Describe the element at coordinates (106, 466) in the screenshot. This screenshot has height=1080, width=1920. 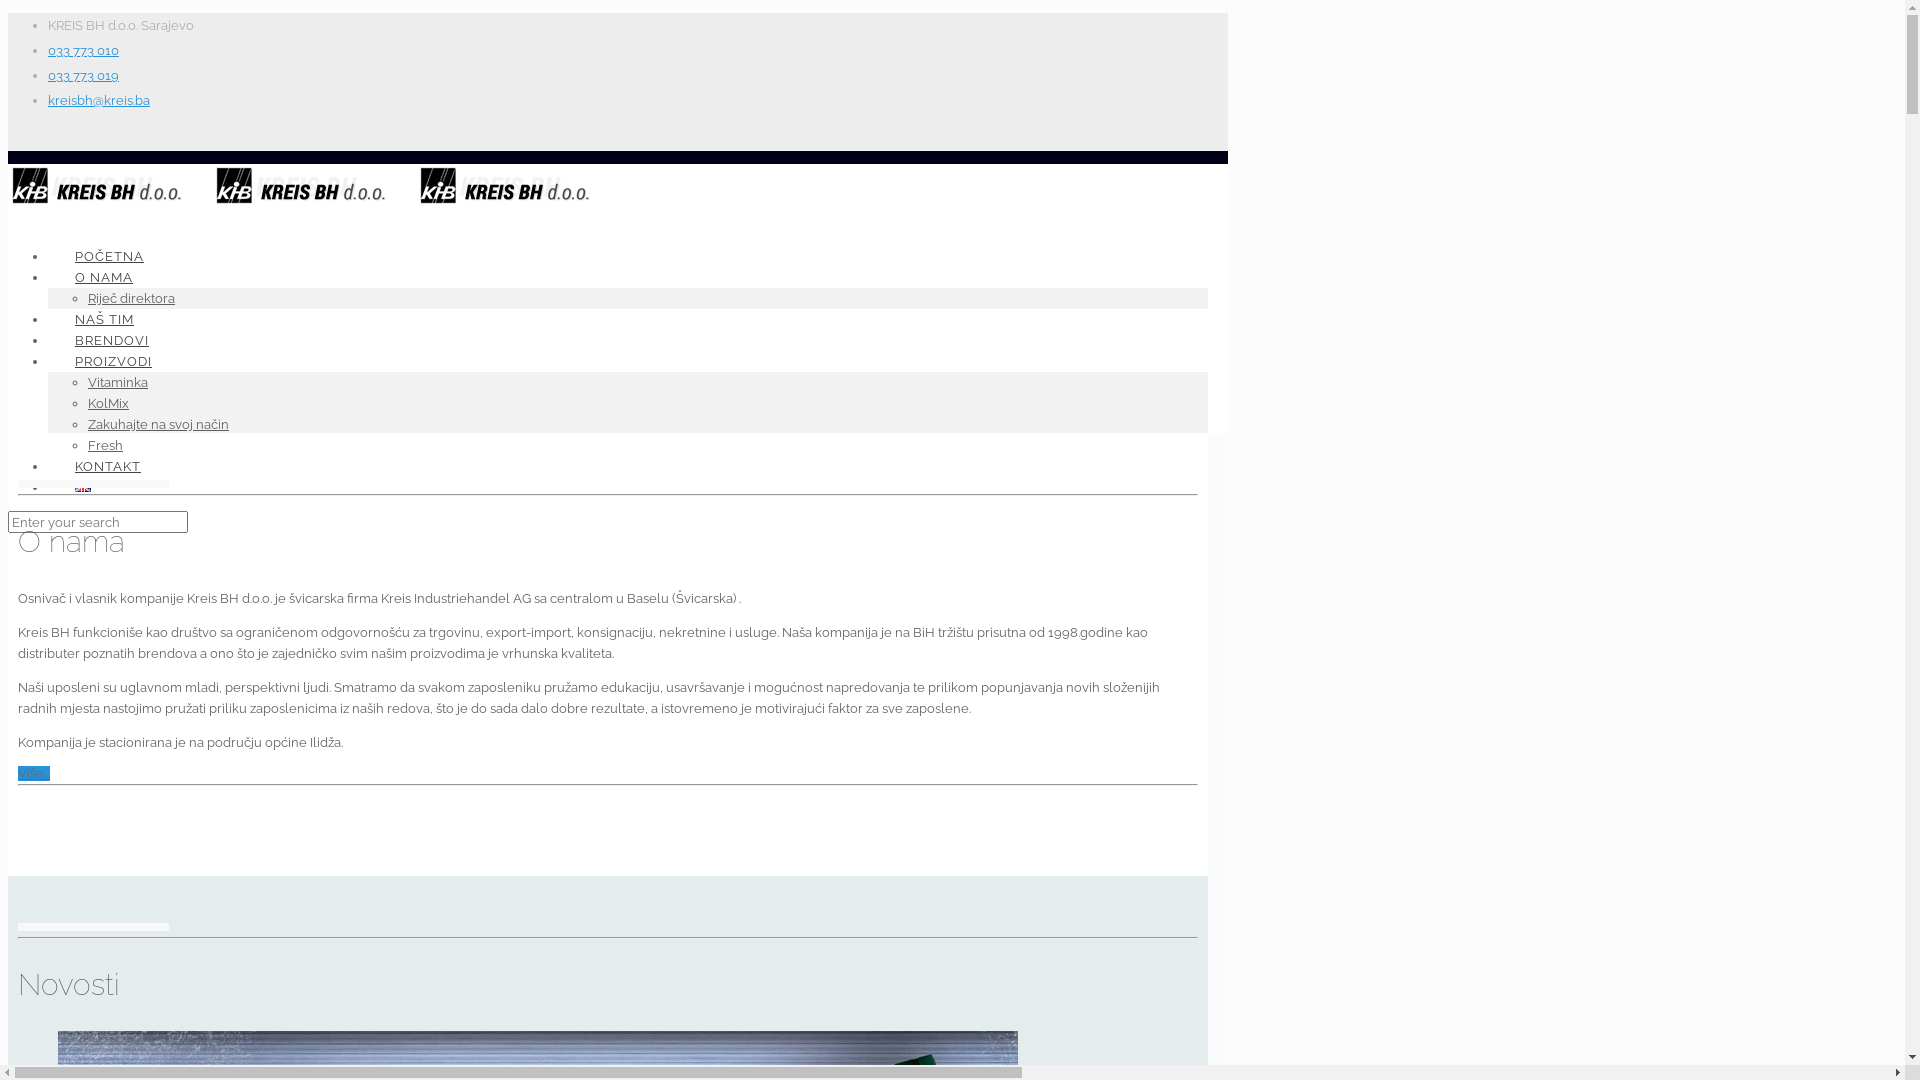
I see `'KONTAKT'` at that location.